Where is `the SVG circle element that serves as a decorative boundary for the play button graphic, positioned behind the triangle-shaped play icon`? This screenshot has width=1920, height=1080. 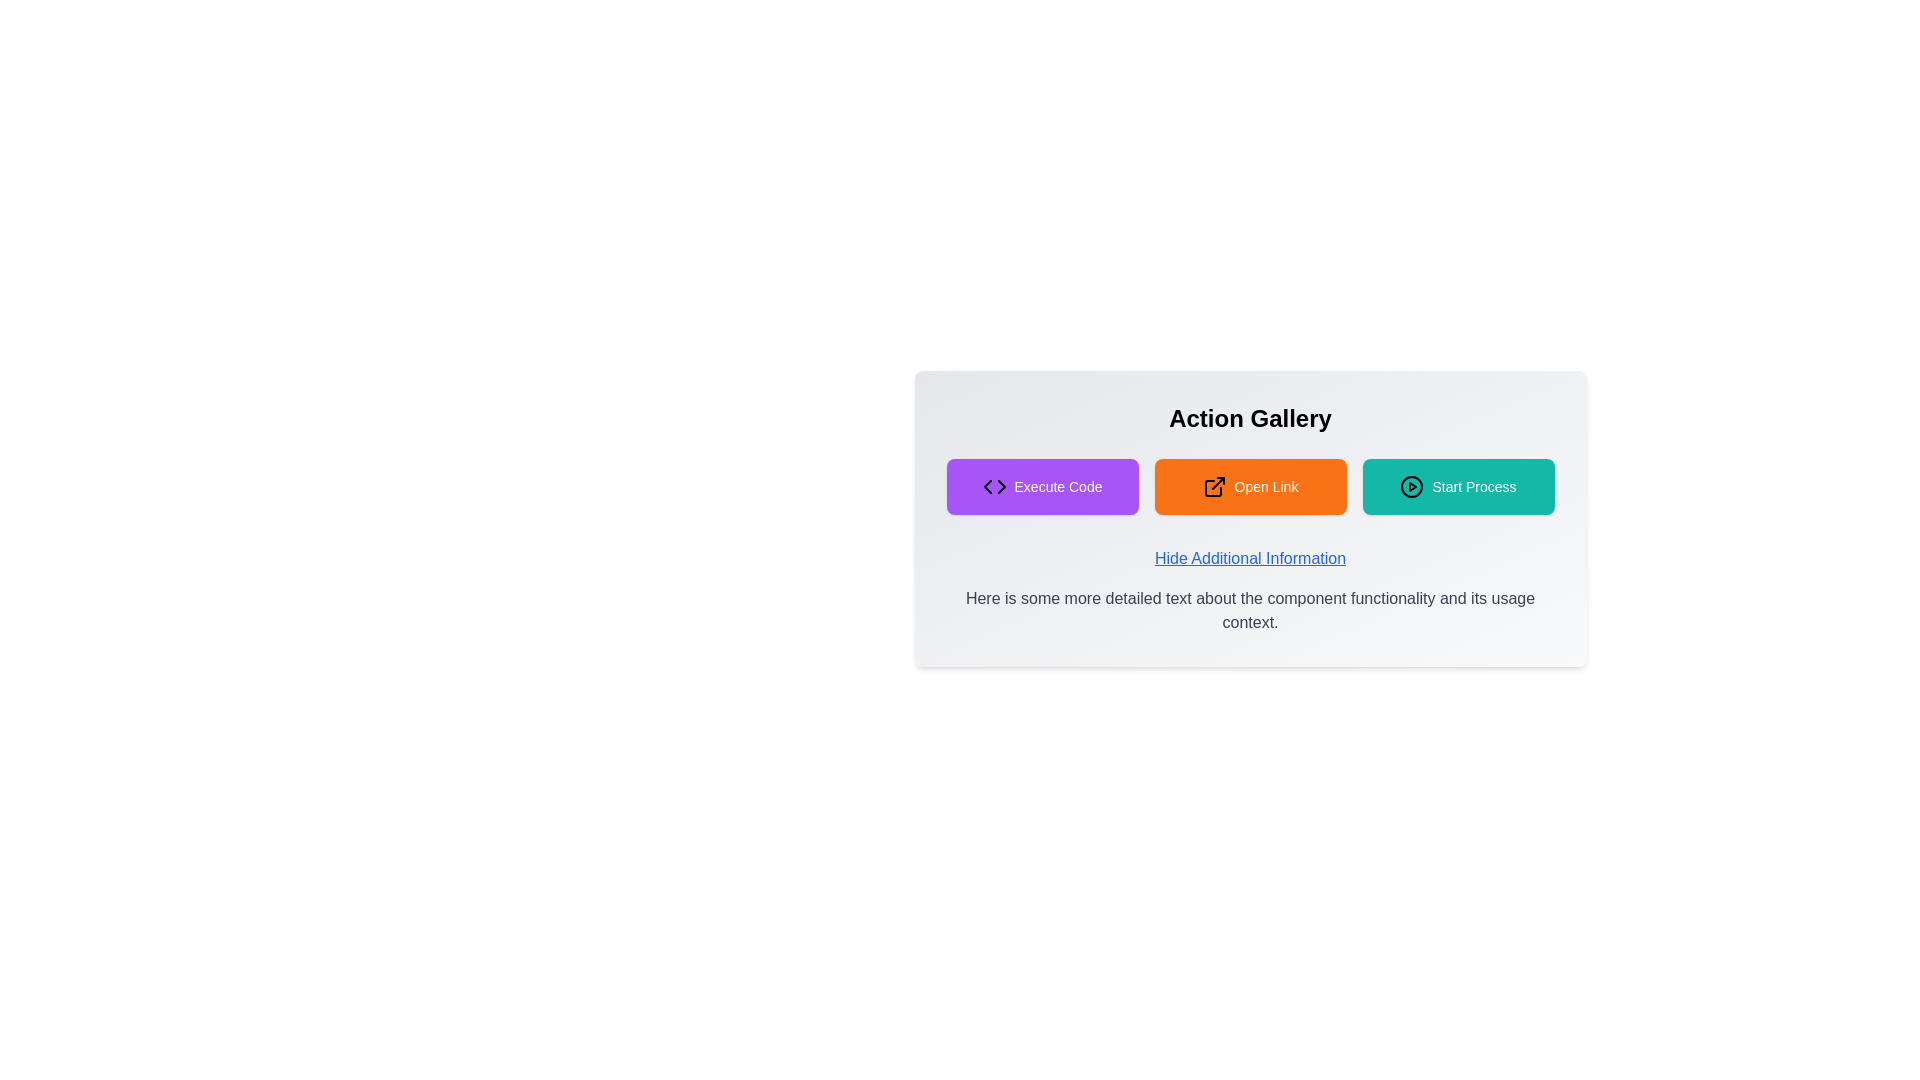 the SVG circle element that serves as a decorative boundary for the play button graphic, positioned behind the triangle-shaped play icon is located at coordinates (1411, 486).